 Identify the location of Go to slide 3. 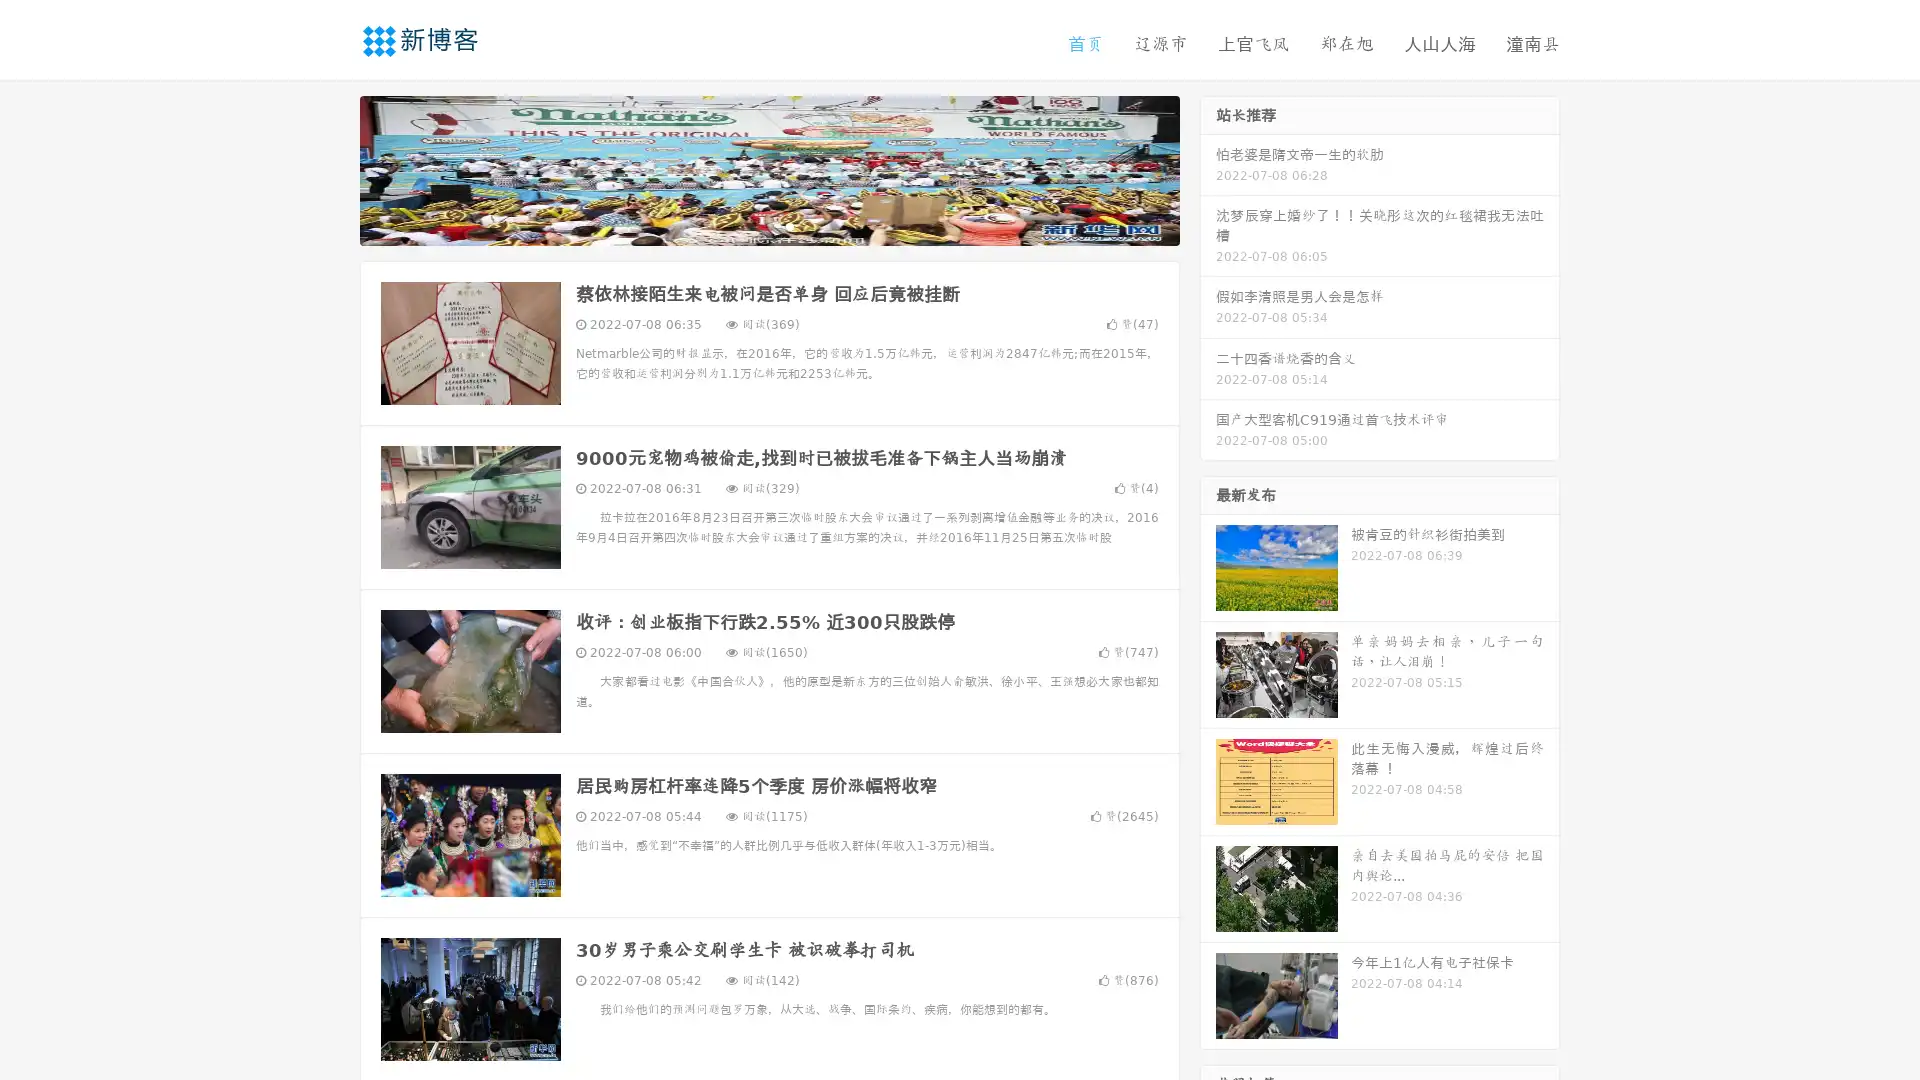
(789, 225).